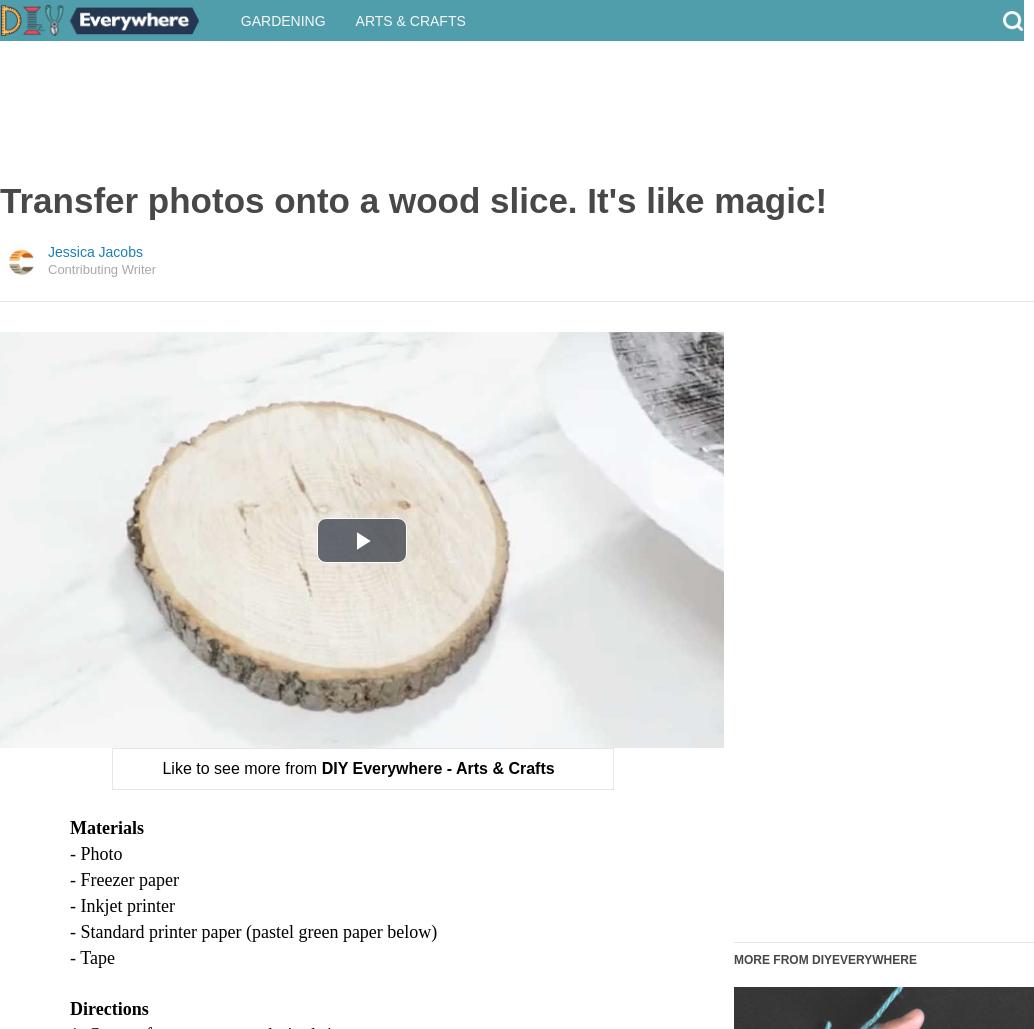  What do you see at coordinates (95, 270) in the screenshot?
I see `'Jessica Jacobs'` at bounding box center [95, 270].